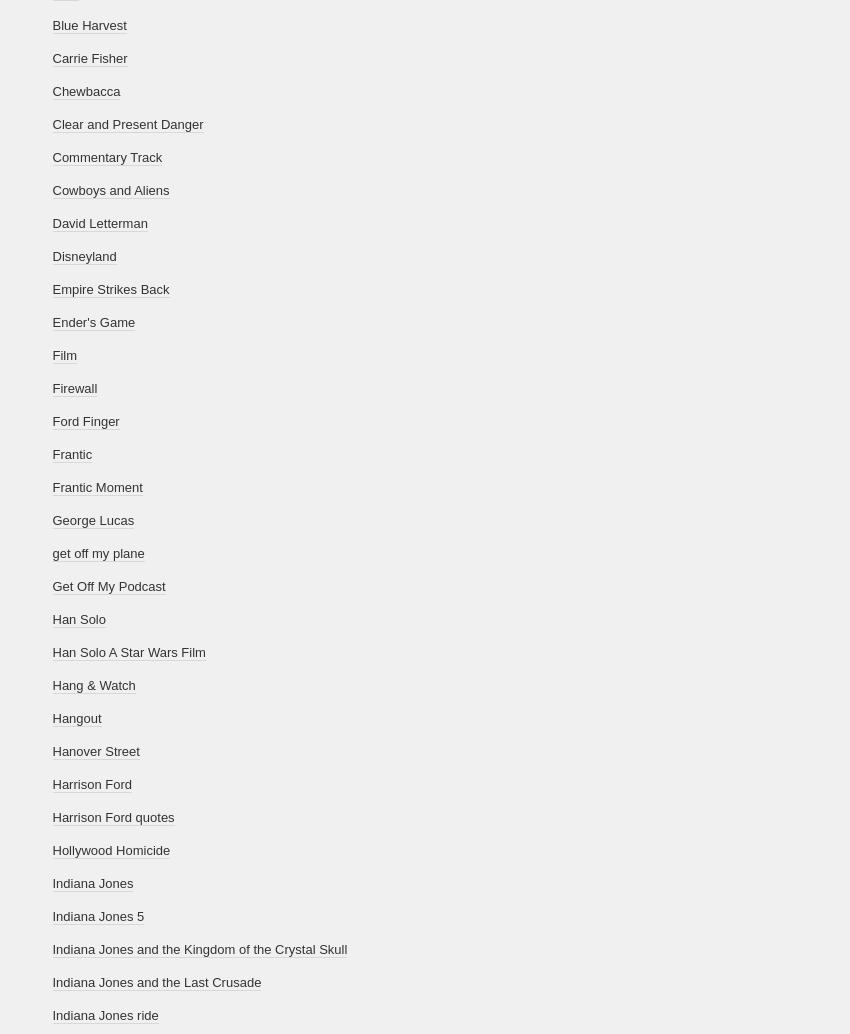  Describe the element at coordinates (85, 91) in the screenshot. I see `'Chewbacca'` at that location.